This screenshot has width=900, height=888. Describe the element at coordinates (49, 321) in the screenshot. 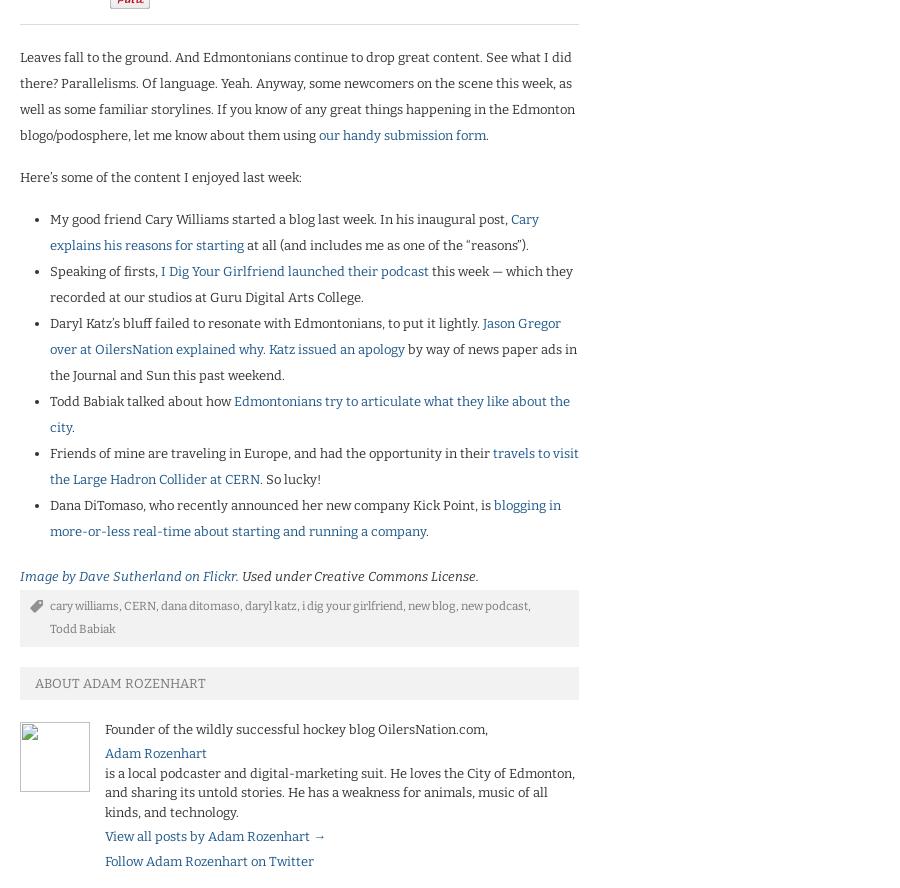

I see `'Daryl Katz’s bluff failed to resonate with Edmontonians, to put it lightly.'` at that location.